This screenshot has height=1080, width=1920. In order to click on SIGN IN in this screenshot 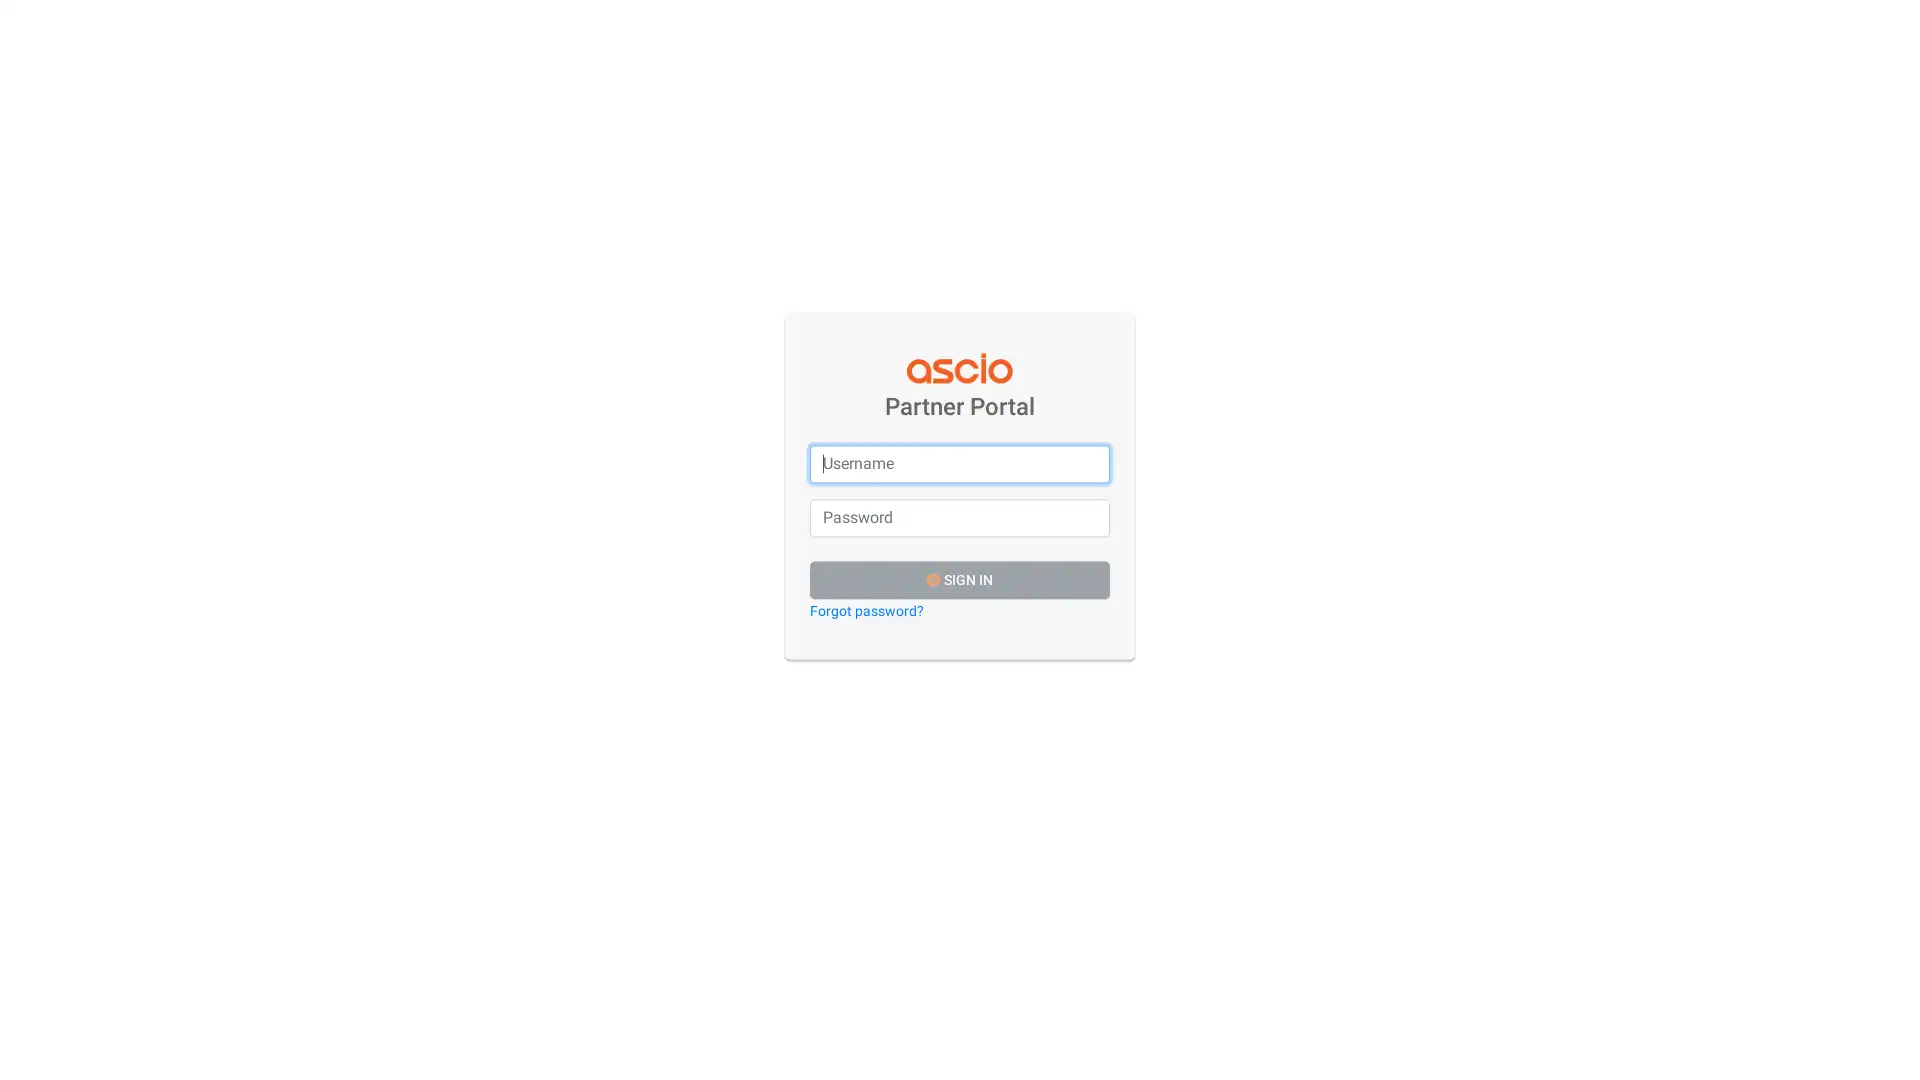, I will do `click(960, 579)`.